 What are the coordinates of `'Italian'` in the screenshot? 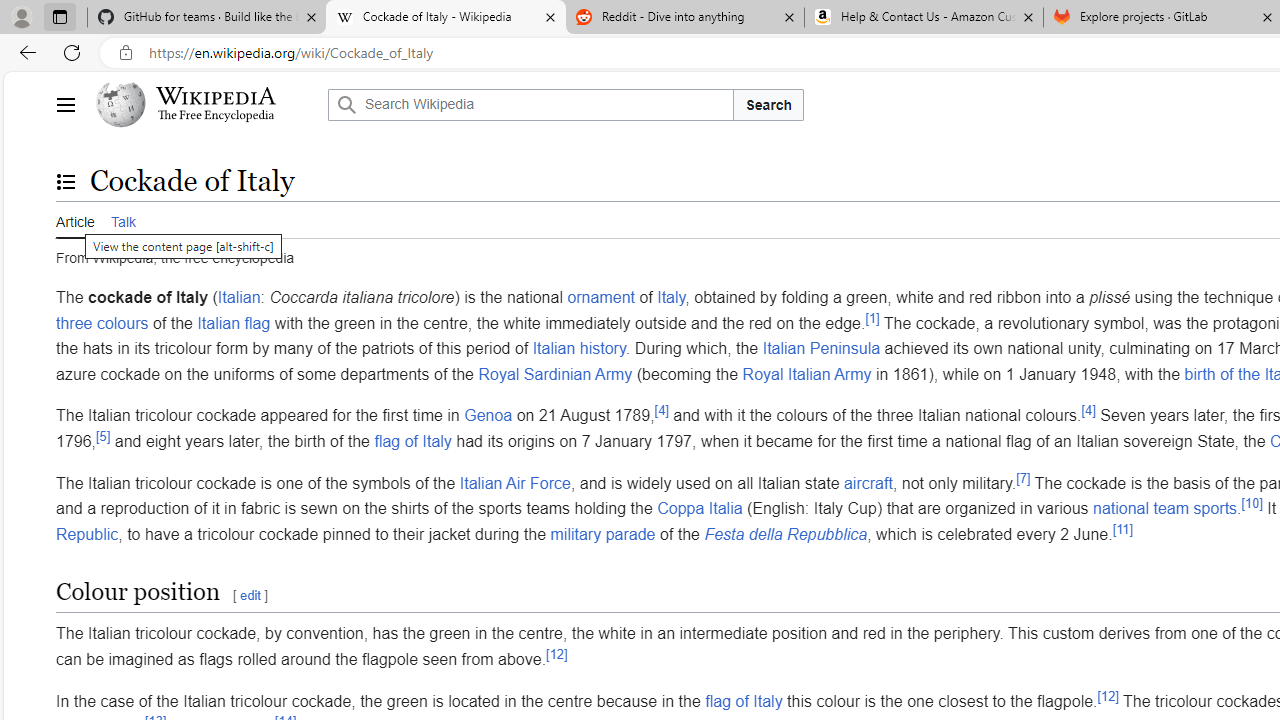 It's located at (239, 297).